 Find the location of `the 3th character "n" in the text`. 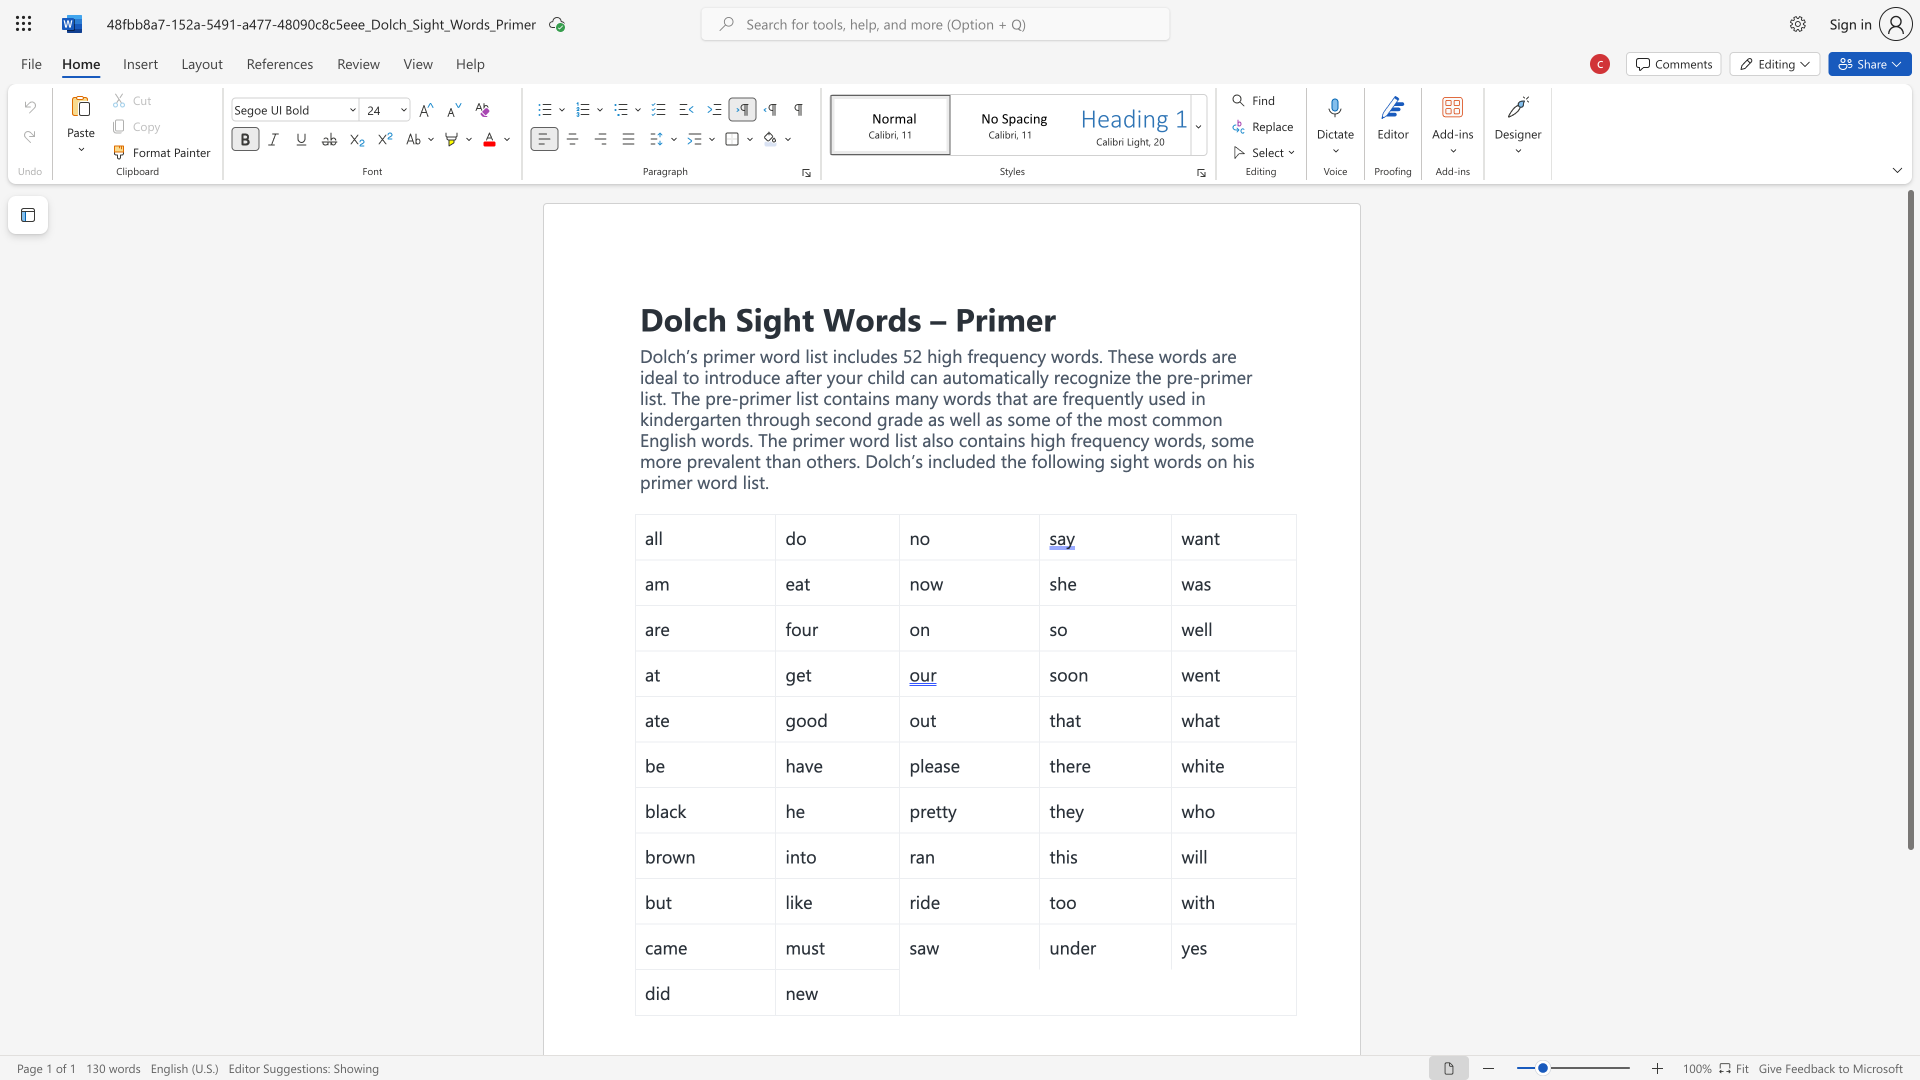

the 3th character "n" in the text is located at coordinates (713, 376).